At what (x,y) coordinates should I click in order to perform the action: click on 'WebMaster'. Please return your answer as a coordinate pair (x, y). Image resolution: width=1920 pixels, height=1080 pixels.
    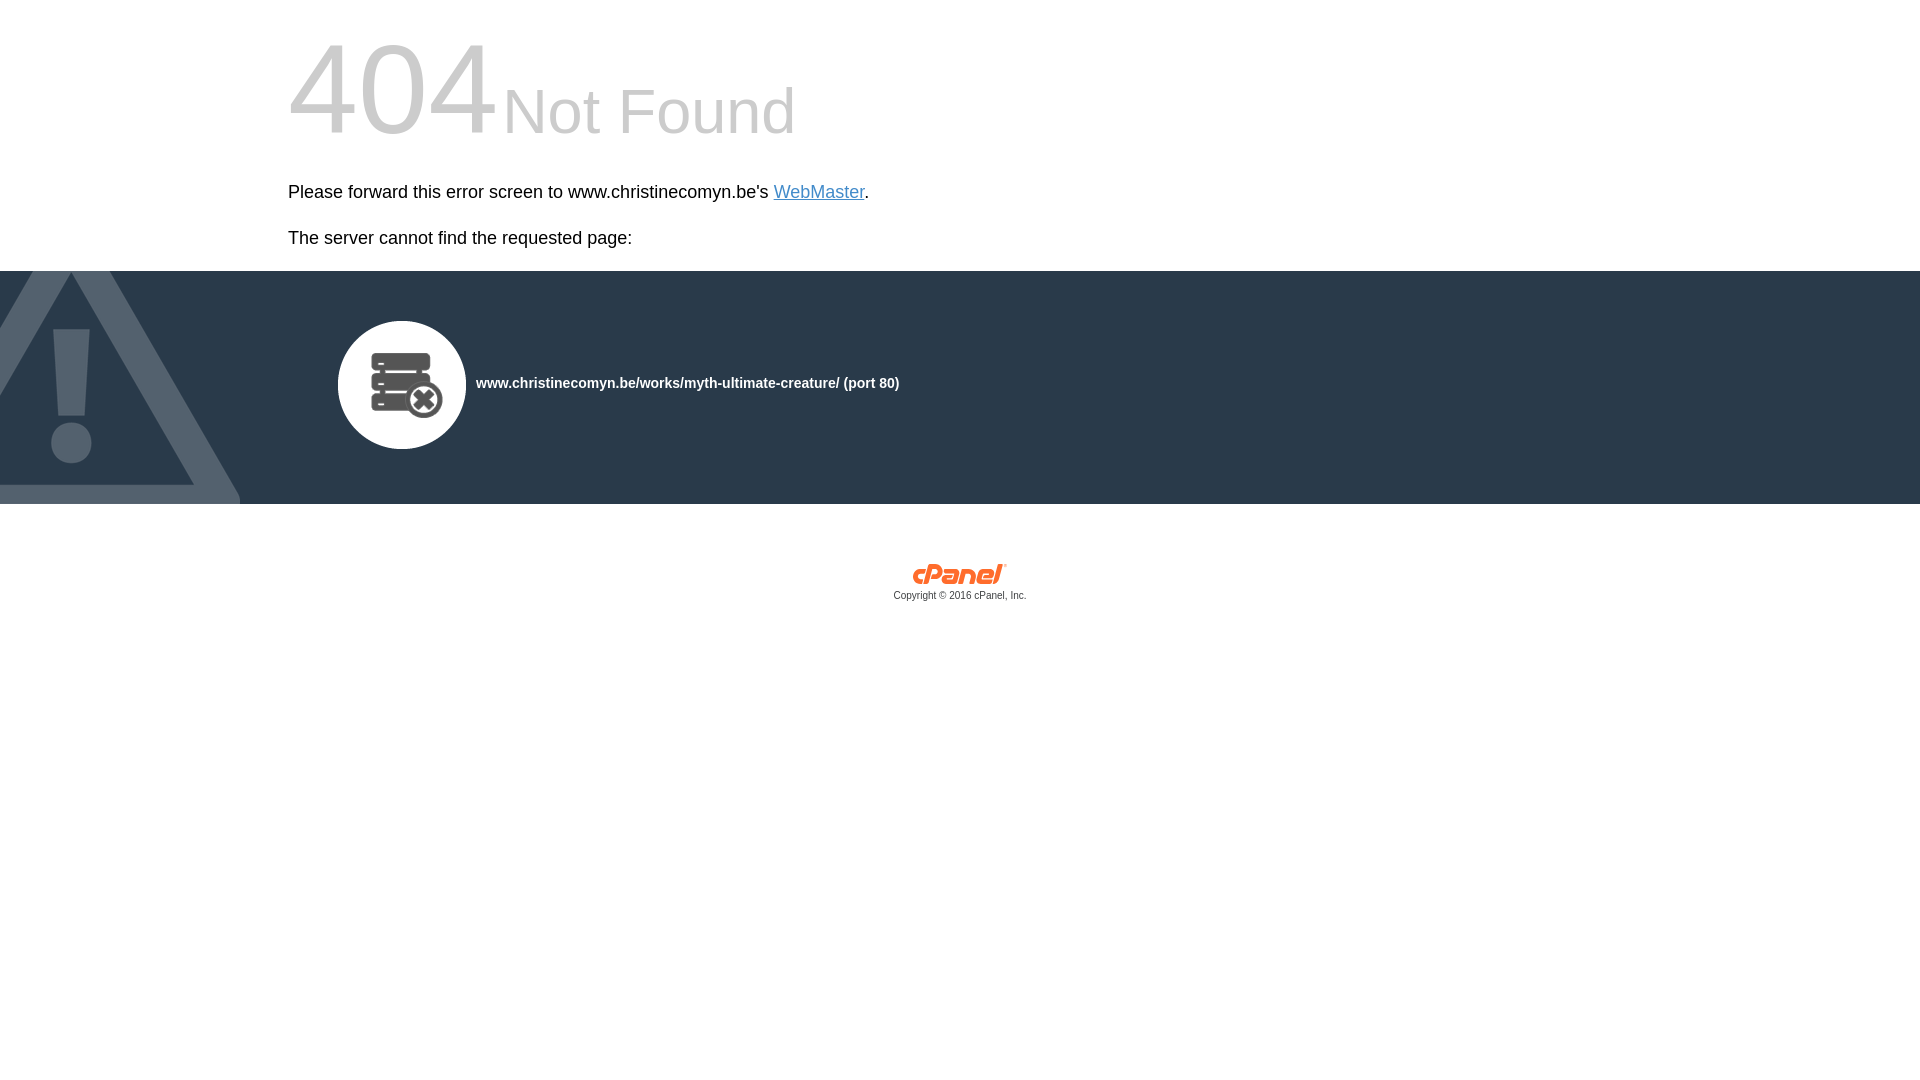
    Looking at the image, I should click on (819, 192).